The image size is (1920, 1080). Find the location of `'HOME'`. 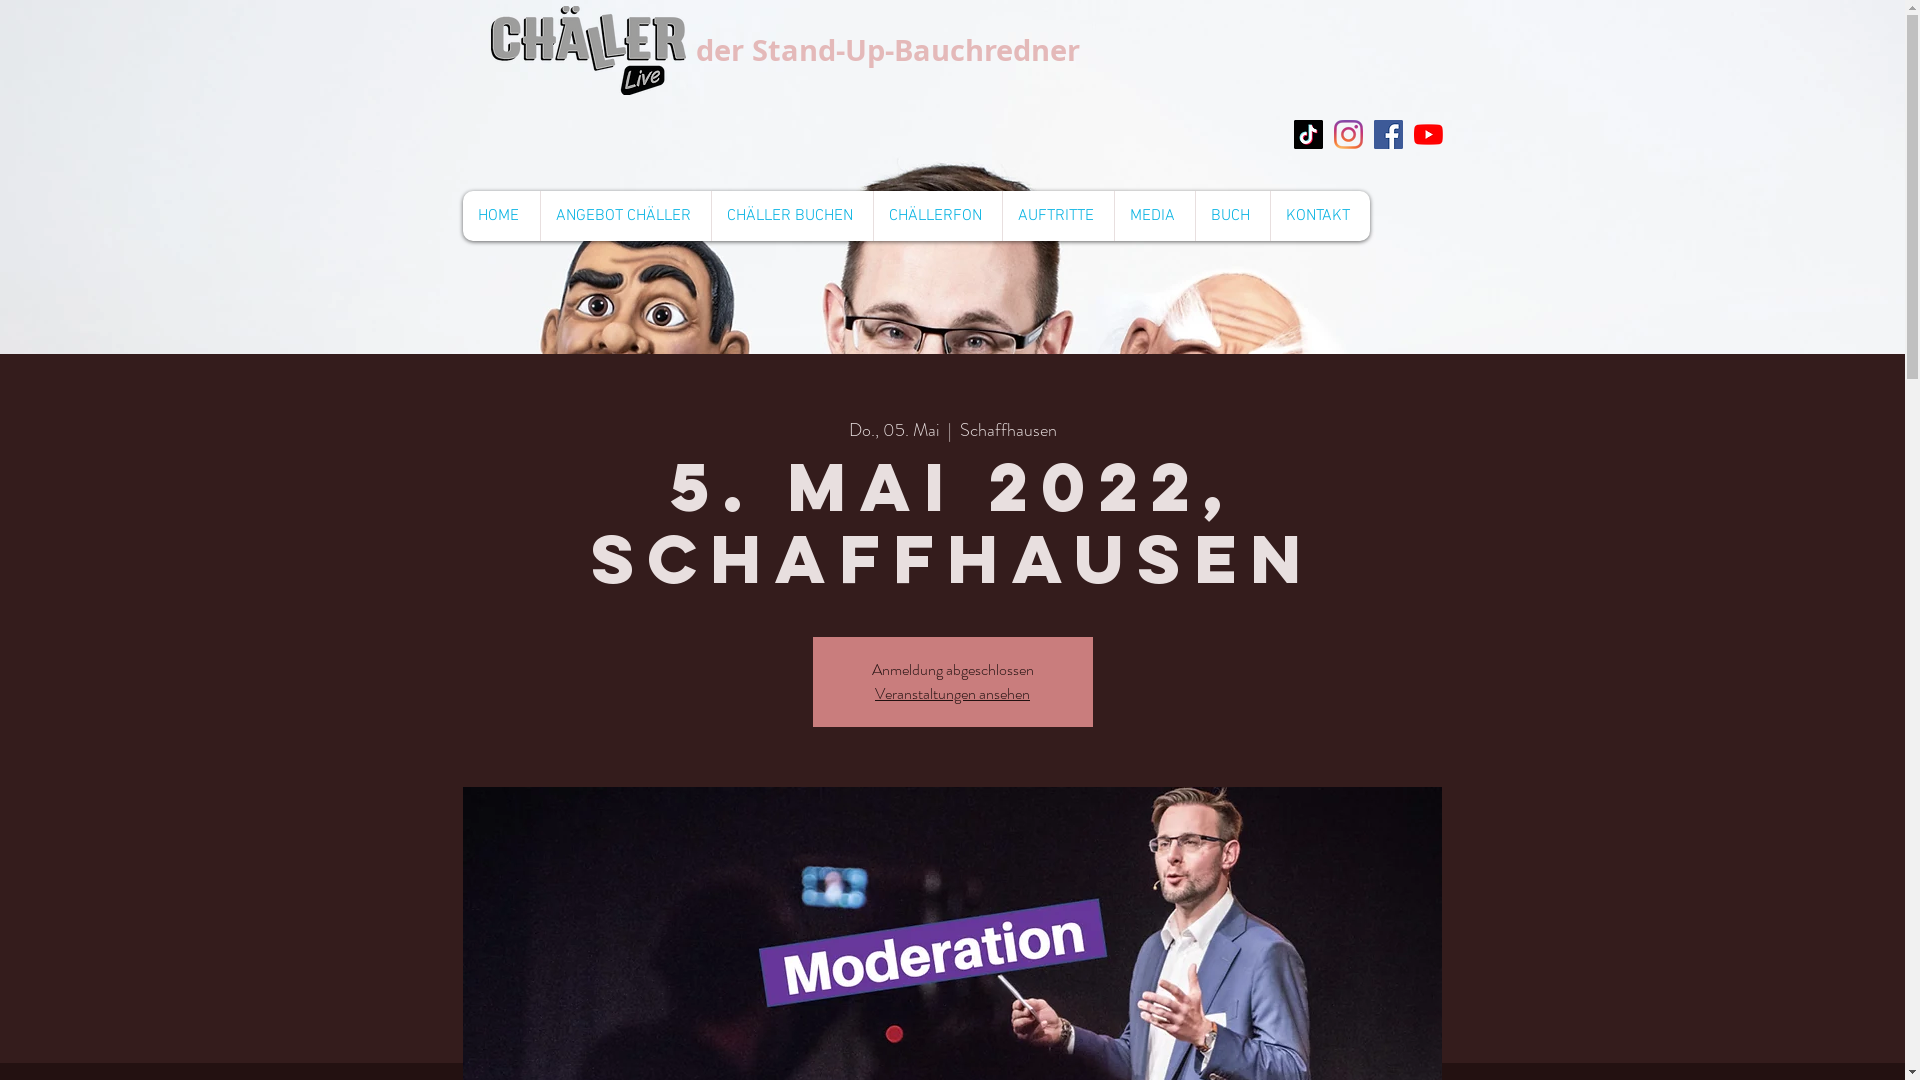

'HOME' is located at coordinates (500, 216).